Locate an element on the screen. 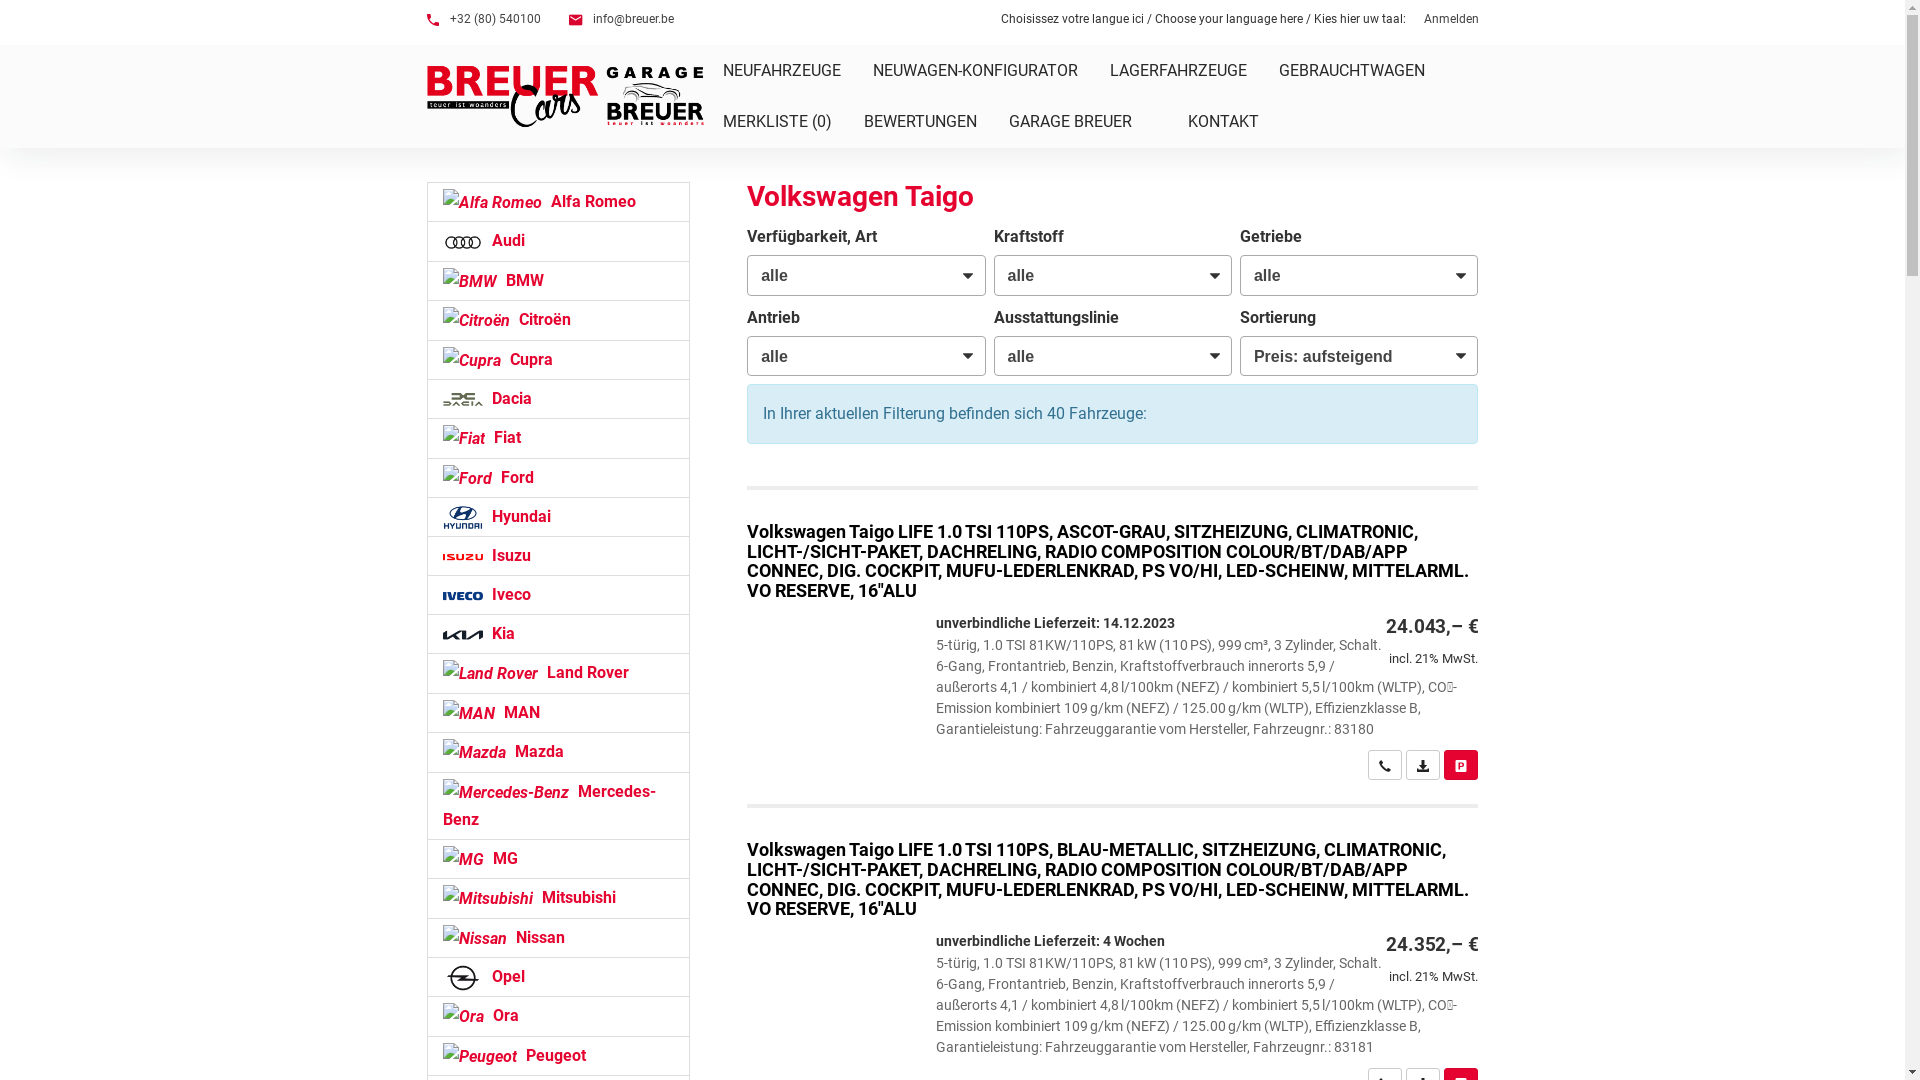 The width and height of the screenshot is (1920, 1080). 'Land Rover' is located at coordinates (557, 672).